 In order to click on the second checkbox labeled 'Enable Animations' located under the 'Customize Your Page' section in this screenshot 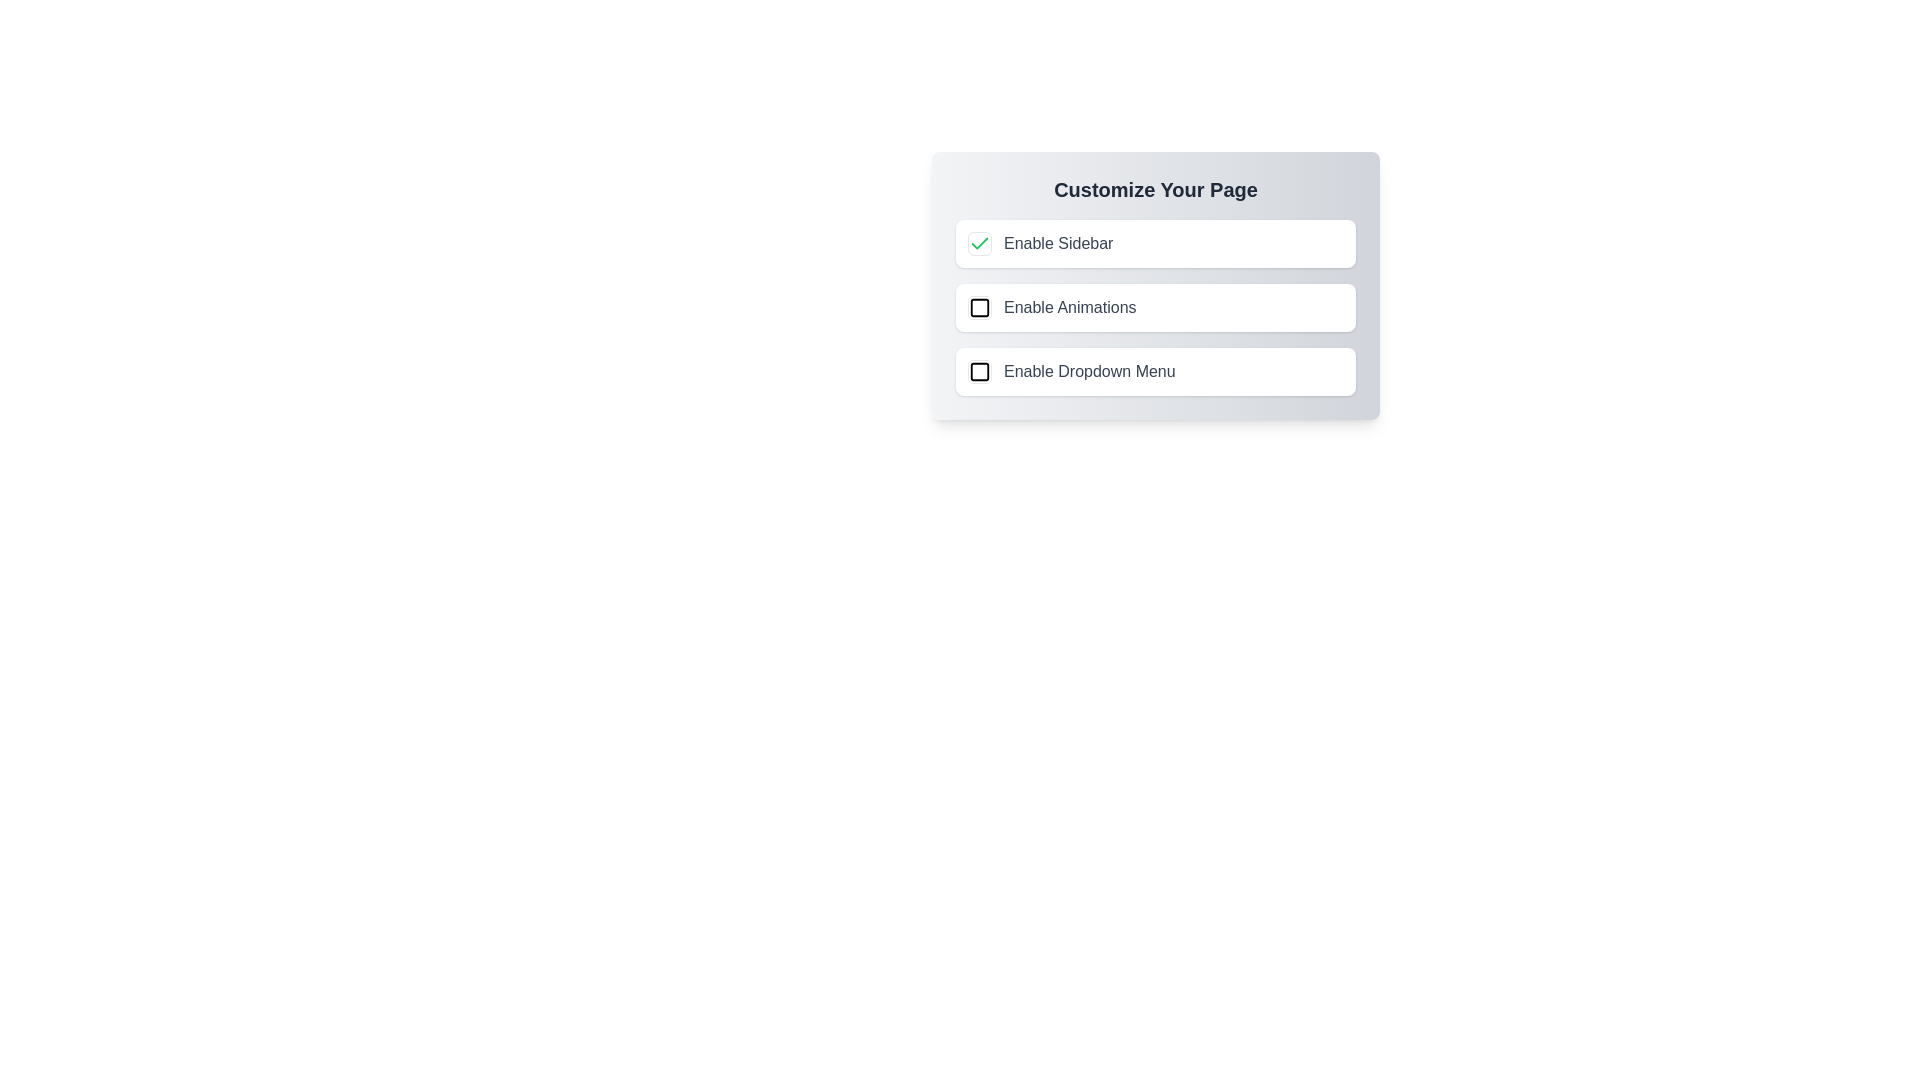, I will do `click(979, 308)`.